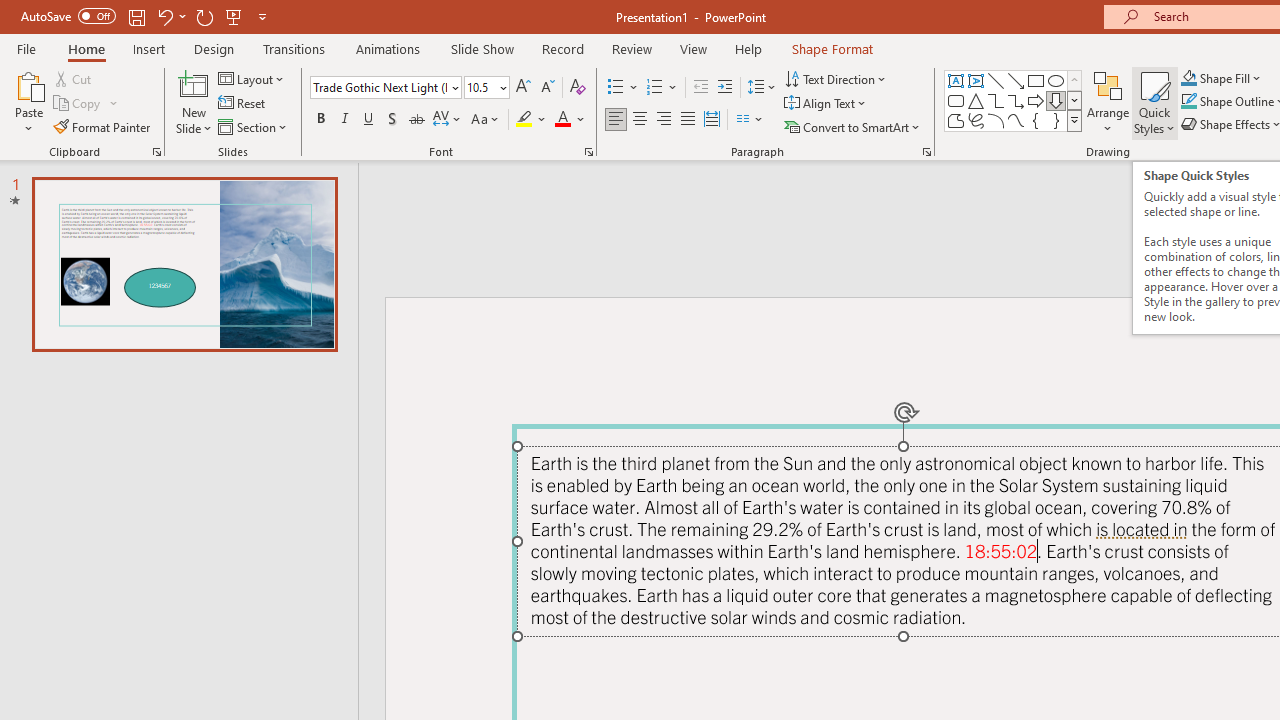 Image resolution: width=1280 pixels, height=720 pixels. What do you see at coordinates (995, 100) in the screenshot?
I see `'Connector: Elbow'` at bounding box center [995, 100].